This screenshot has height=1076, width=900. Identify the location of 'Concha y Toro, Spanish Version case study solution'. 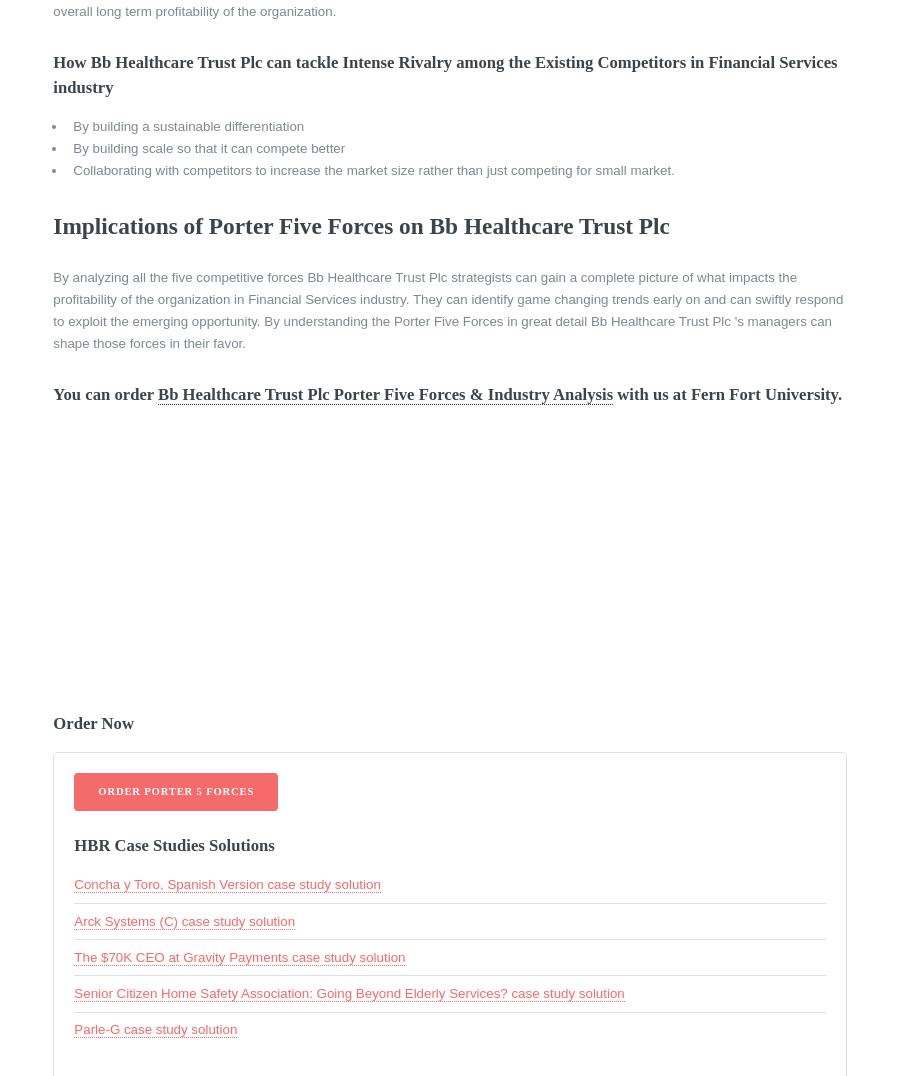
(225, 884).